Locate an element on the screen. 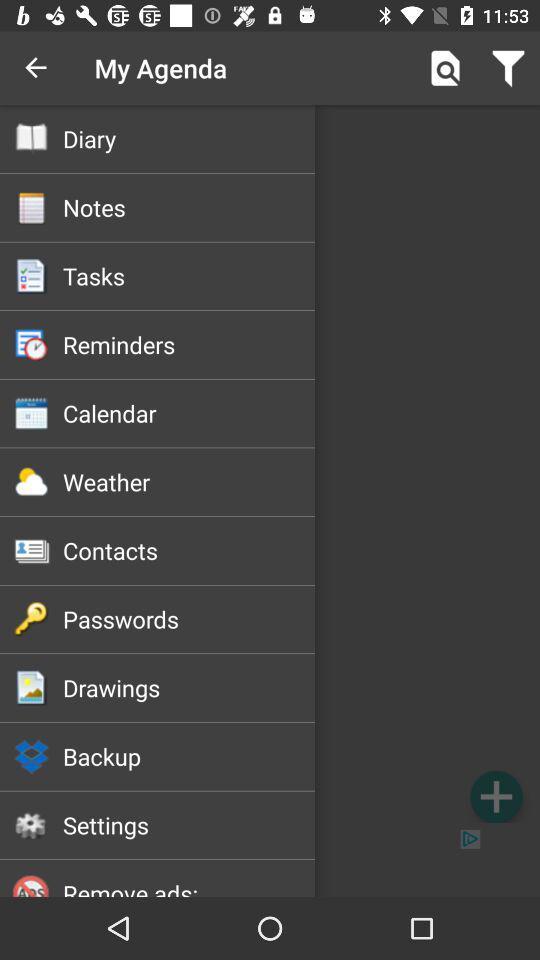 This screenshot has width=540, height=960. advance to more settings is located at coordinates (495, 796).